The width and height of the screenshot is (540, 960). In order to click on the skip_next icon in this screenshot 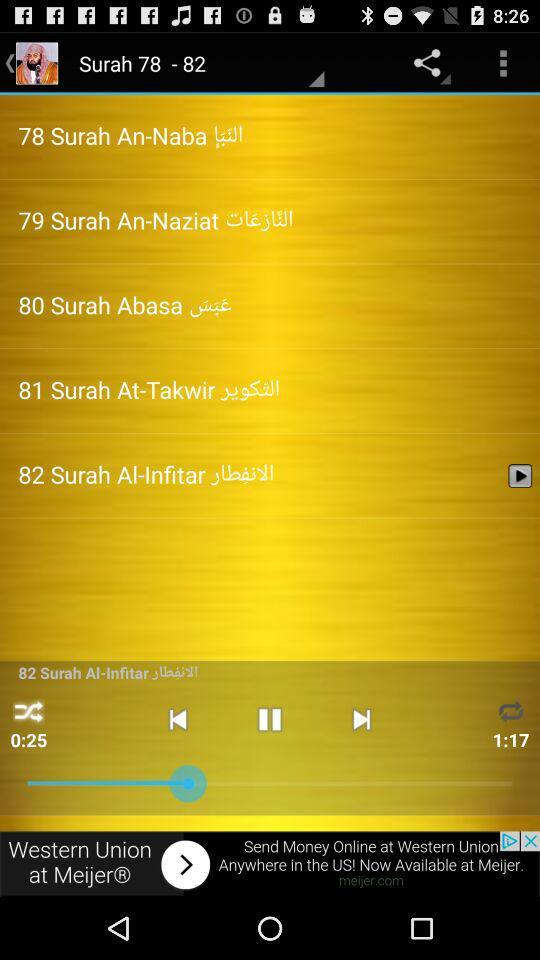, I will do `click(360, 768)`.